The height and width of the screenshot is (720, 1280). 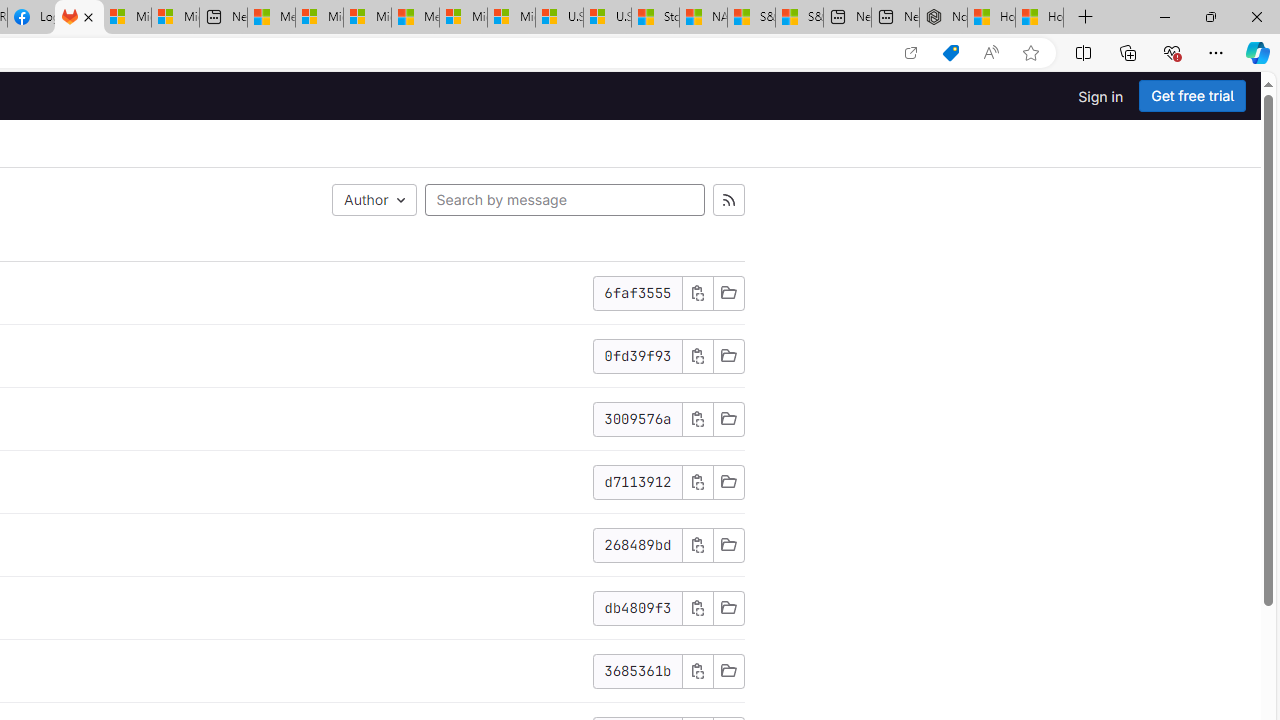 What do you see at coordinates (950, 52) in the screenshot?
I see `'Shopping in Microsoft Edge'` at bounding box center [950, 52].